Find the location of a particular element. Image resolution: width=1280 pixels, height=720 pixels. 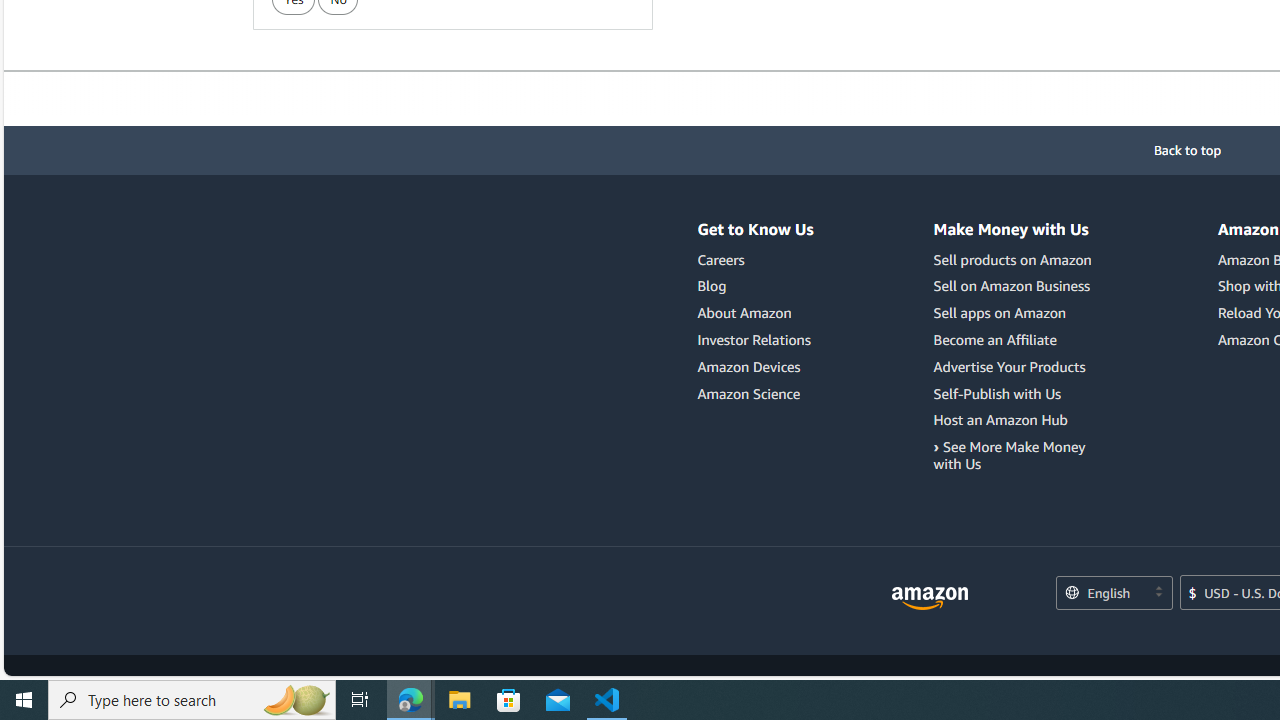

'Host an Amazon Hub' is located at coordinates (1015, 419).